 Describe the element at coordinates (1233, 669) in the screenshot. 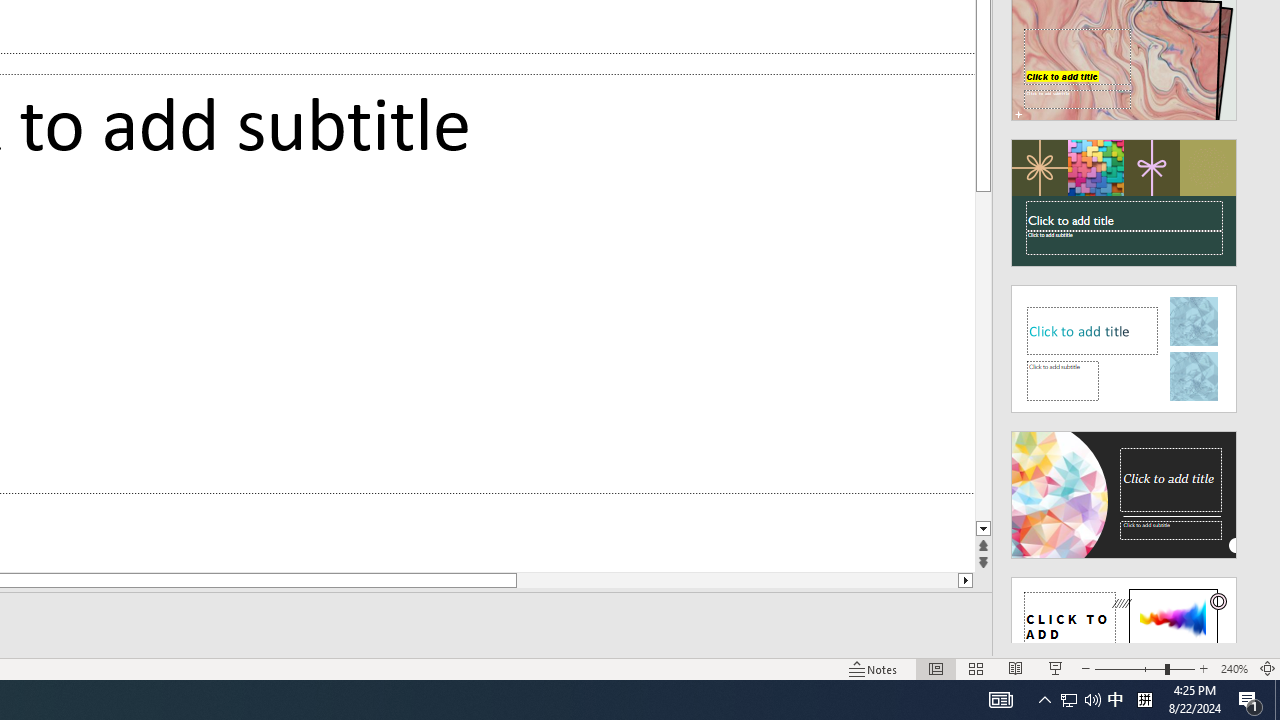

I see `'Zoom 240%'` at that location.